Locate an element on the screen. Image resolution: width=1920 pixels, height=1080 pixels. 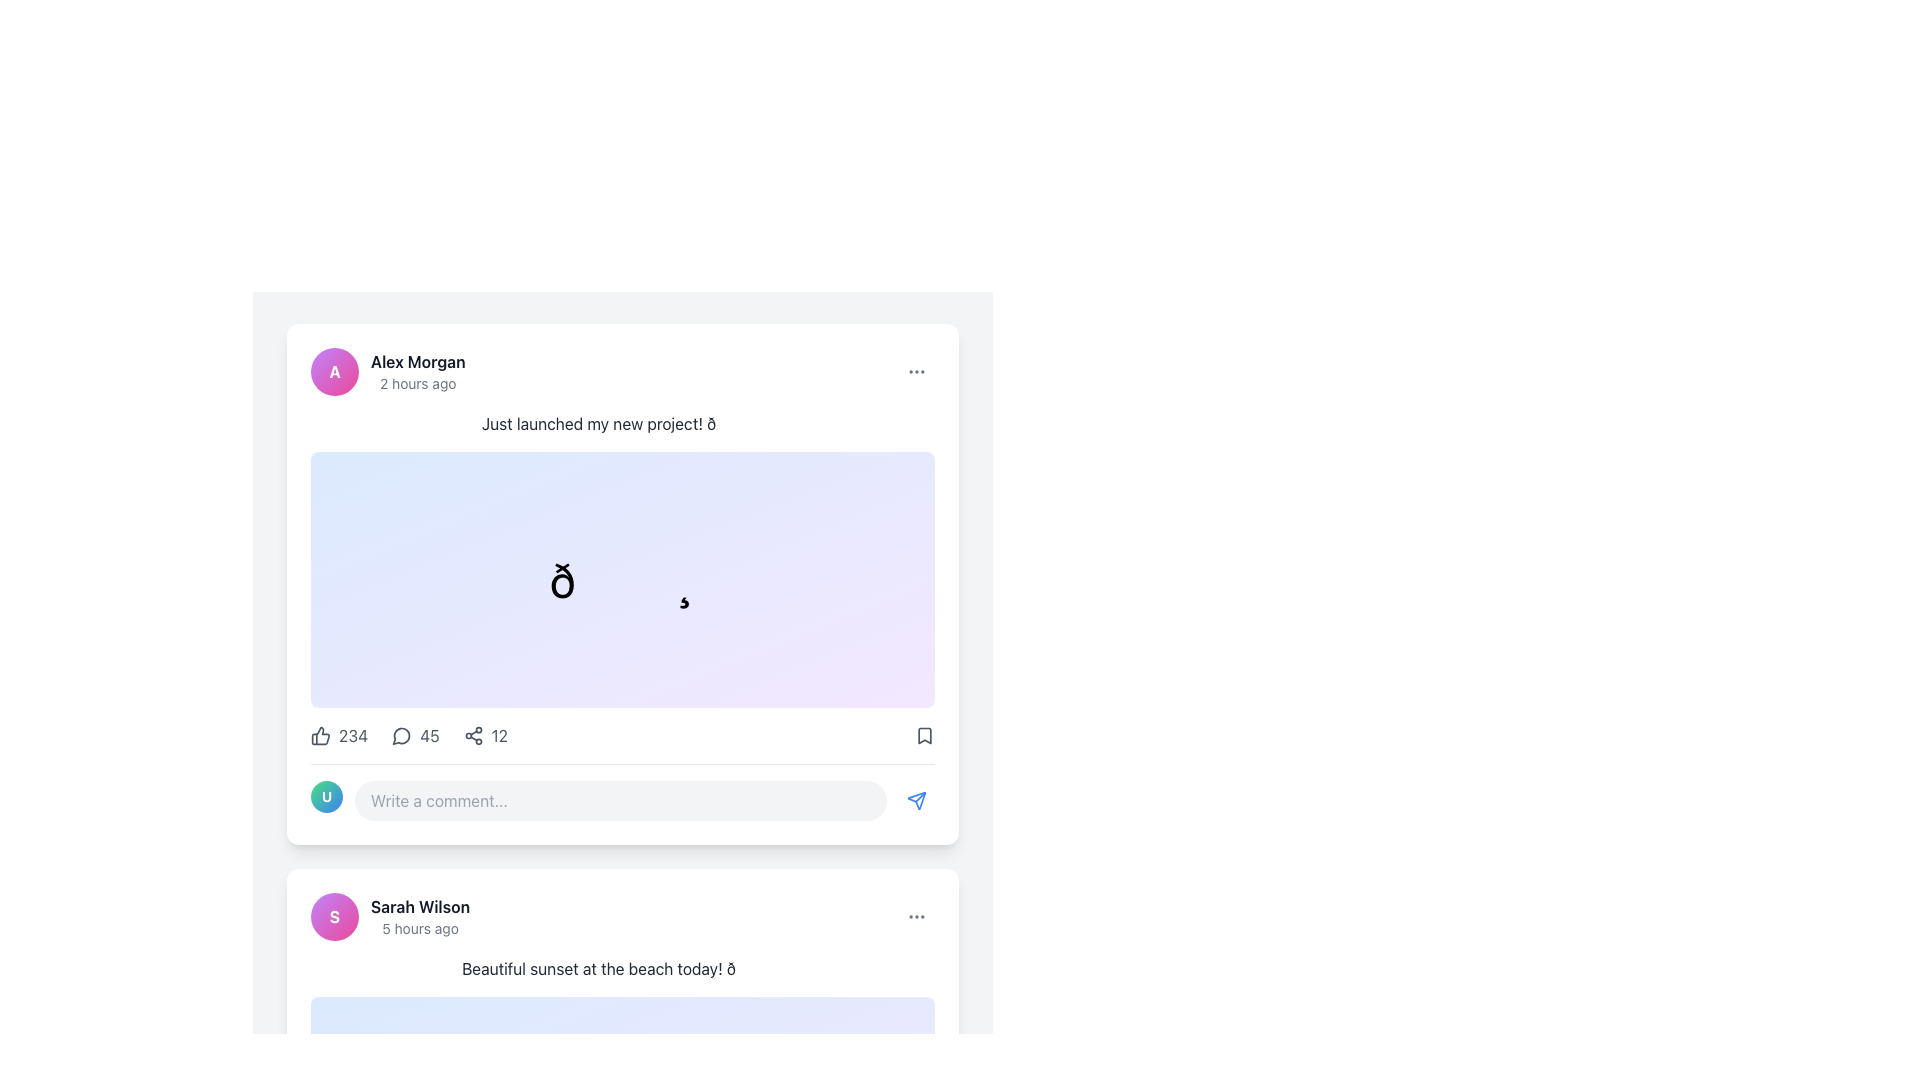
the decorative badge located at the bottom left of the comment section, preceding the text input field is located at coordinates (326, 796).